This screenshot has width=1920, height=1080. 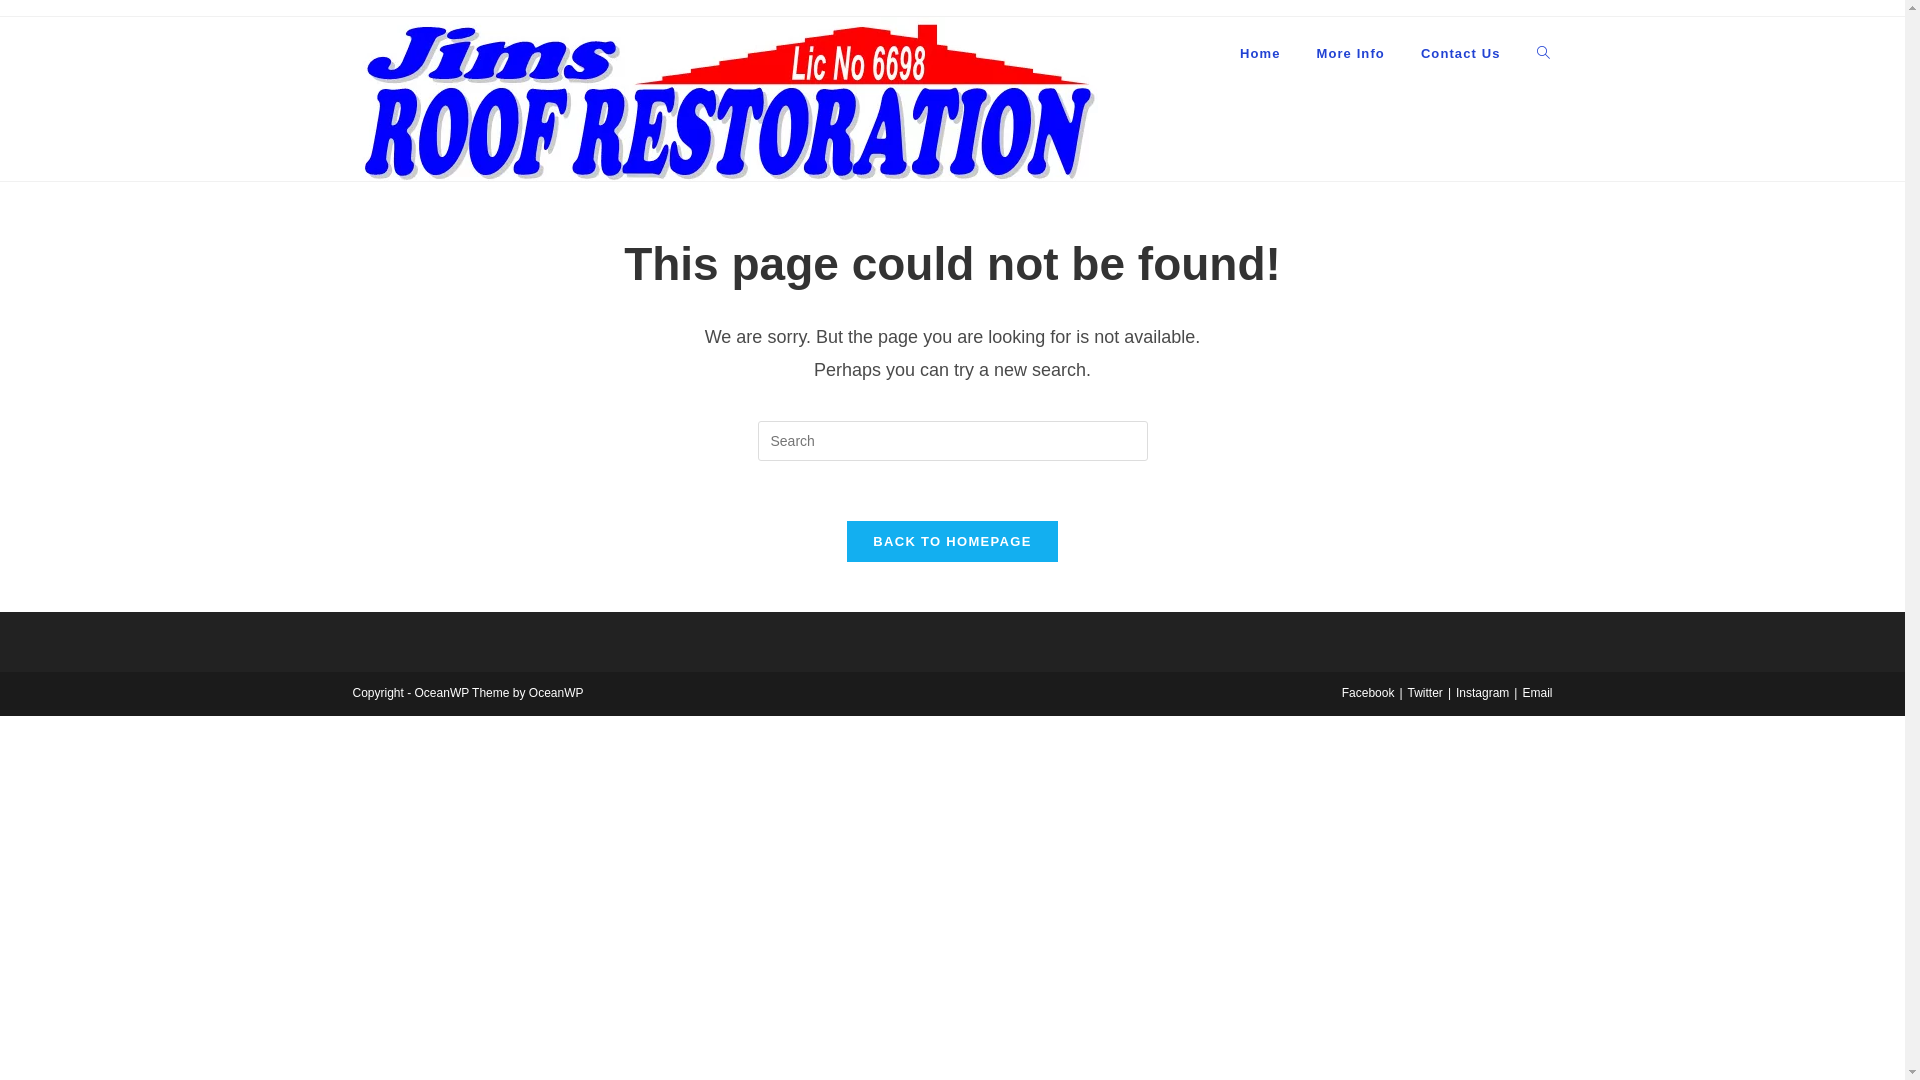 I want to click on 'Twitter', so click(x=1424, y=692).